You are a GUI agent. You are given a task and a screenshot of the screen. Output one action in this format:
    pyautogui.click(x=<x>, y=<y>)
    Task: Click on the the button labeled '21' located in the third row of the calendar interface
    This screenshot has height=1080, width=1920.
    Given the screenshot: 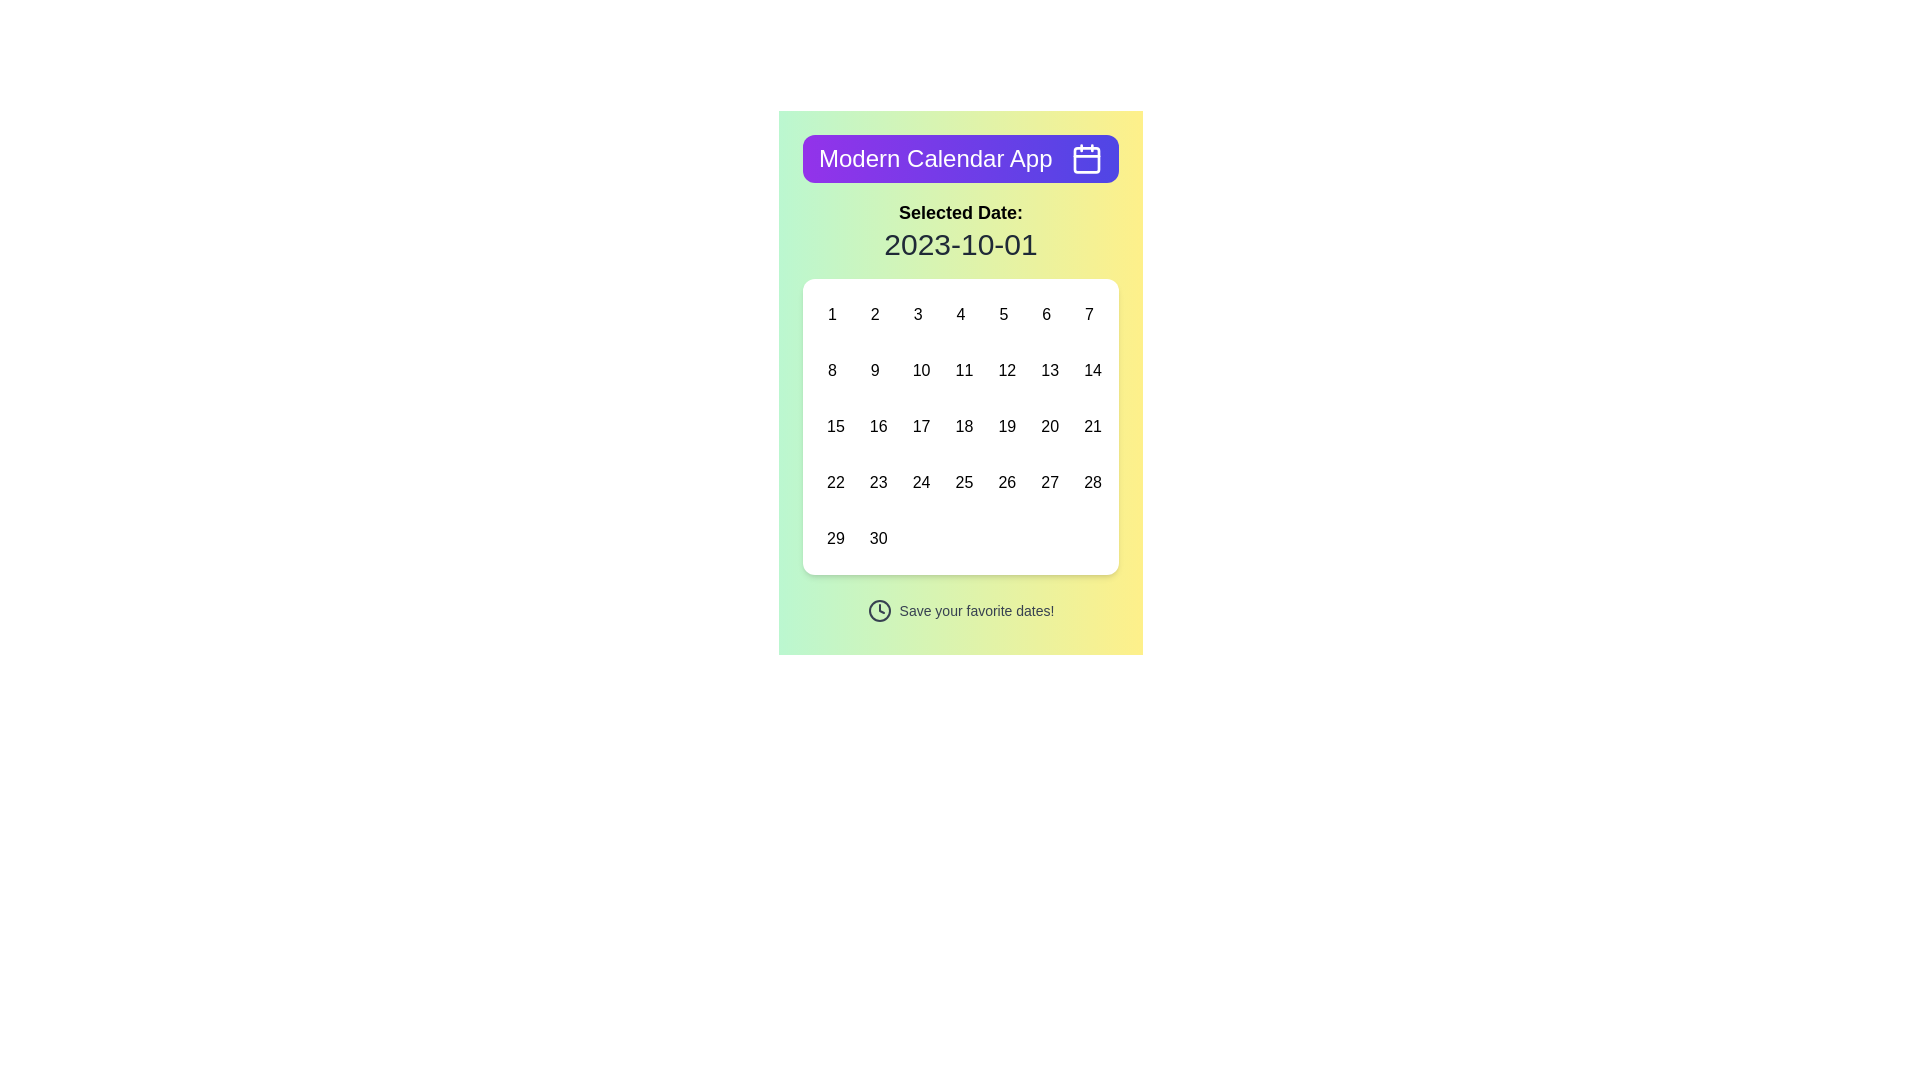 What is the action you would take?
    pyautogui.click(x=1088, y=426)
    